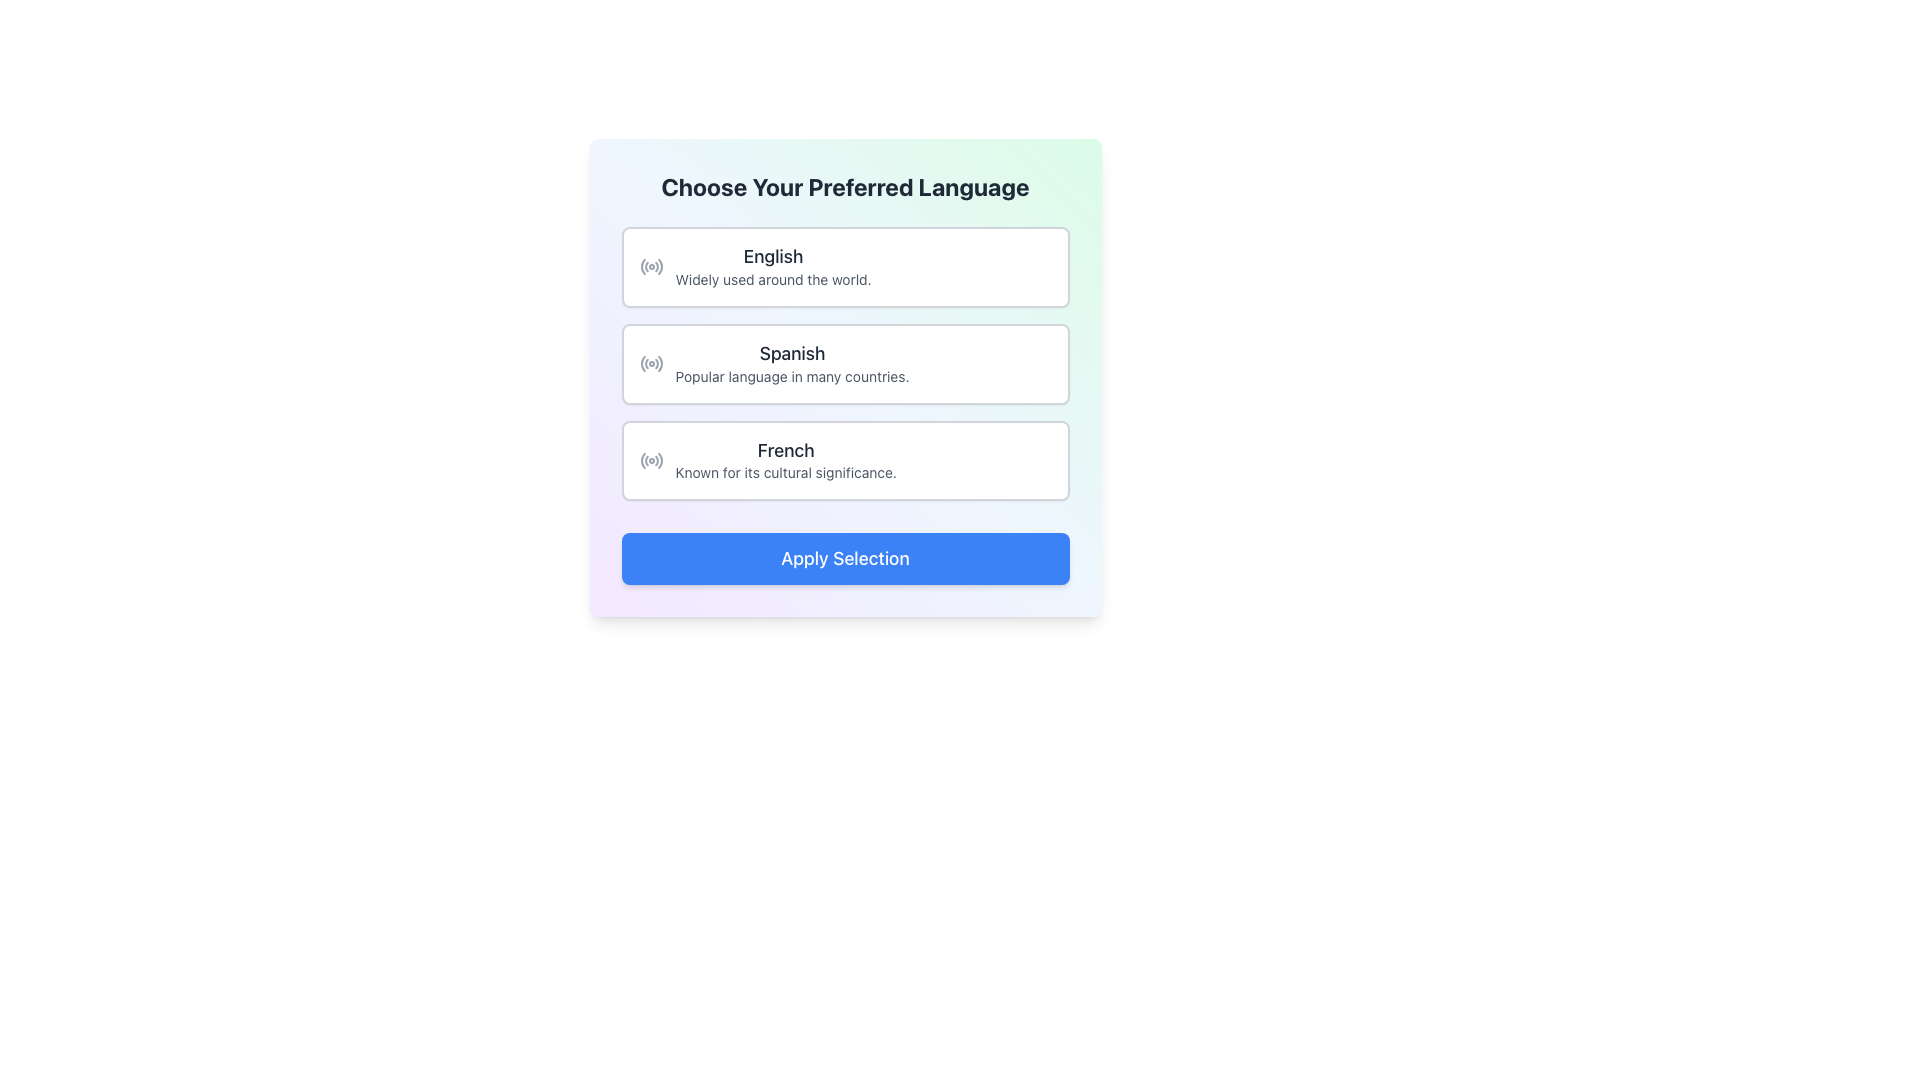 This screenshot has height=1080, width=1920. What do you see at coordinates (785, 473) in the screenshot?
I see `the static text label that reads 'Known for its cultural significance.' positioned below the 'French' text in the 'Choose Your Preferred Language' selection list` at bounding box center [785, 473].